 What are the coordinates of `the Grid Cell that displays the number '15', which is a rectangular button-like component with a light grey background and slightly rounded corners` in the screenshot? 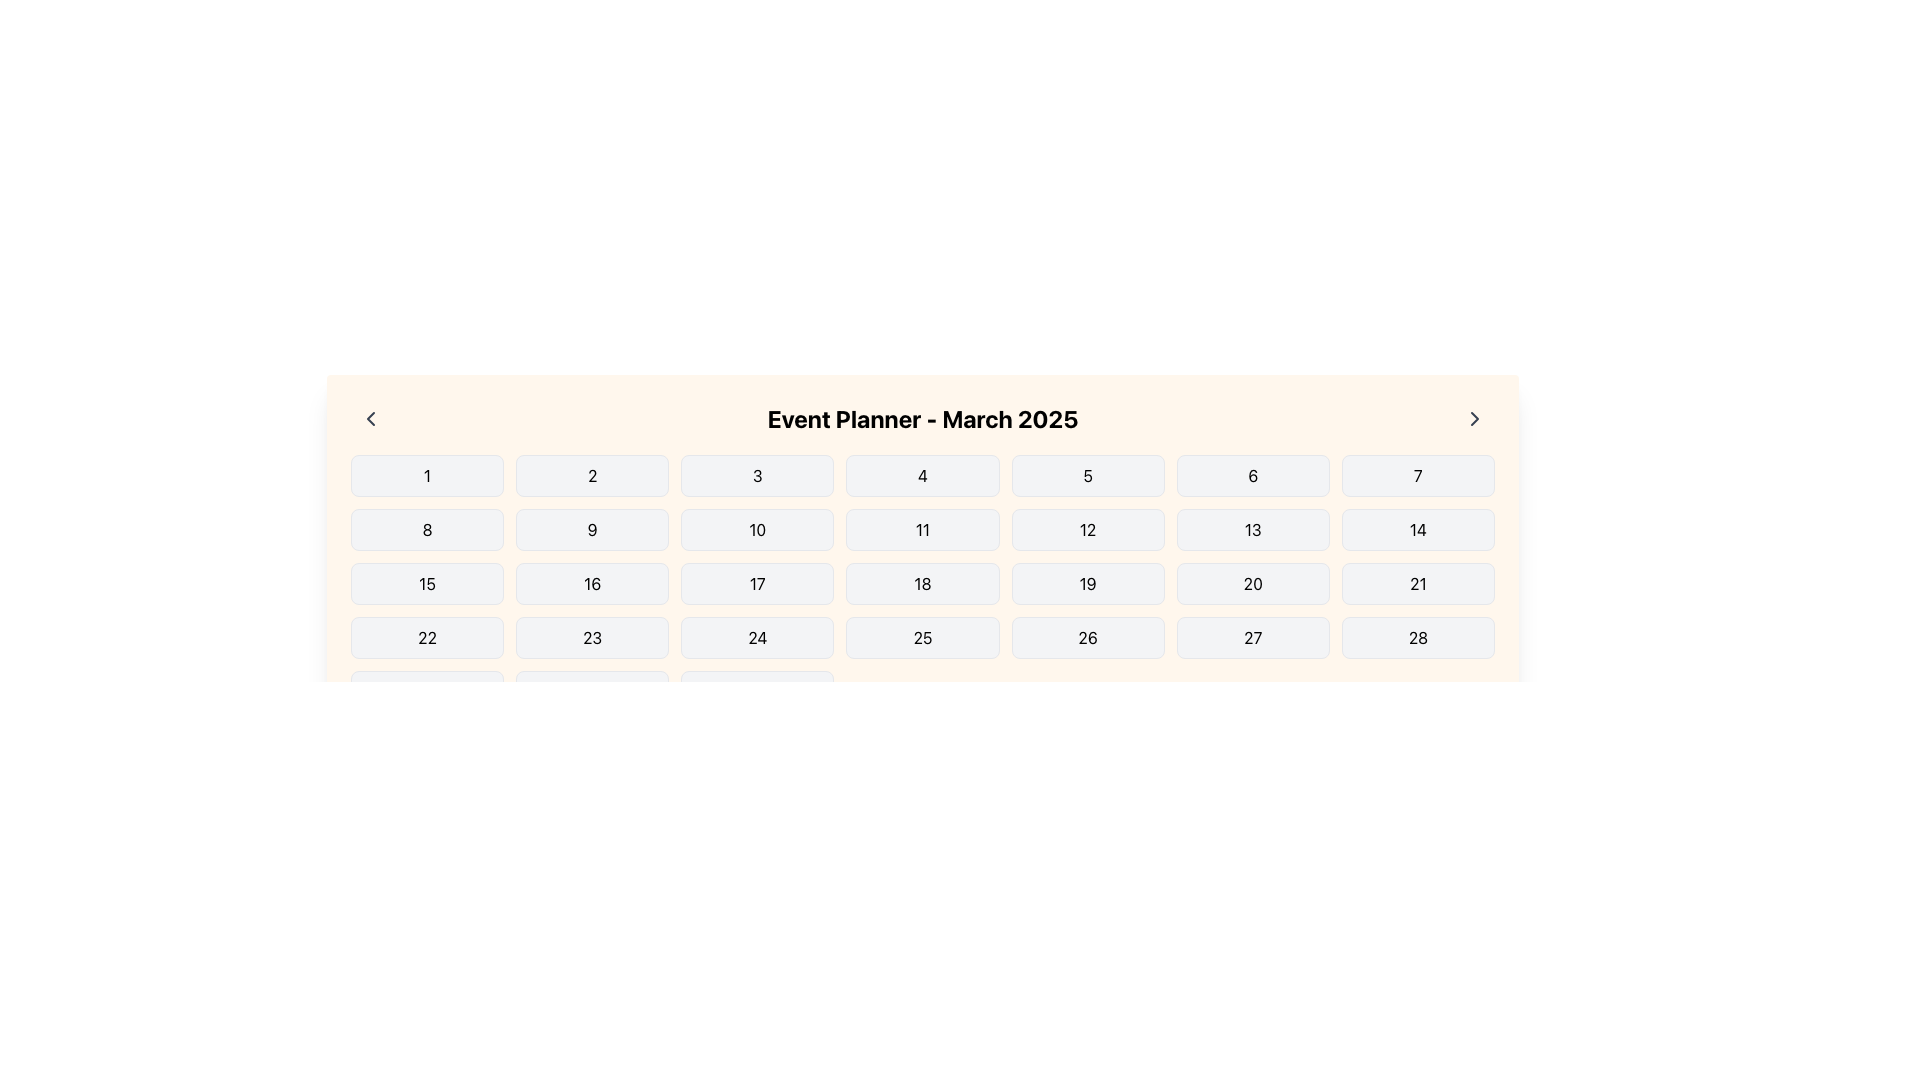 It's located at (426, 583).